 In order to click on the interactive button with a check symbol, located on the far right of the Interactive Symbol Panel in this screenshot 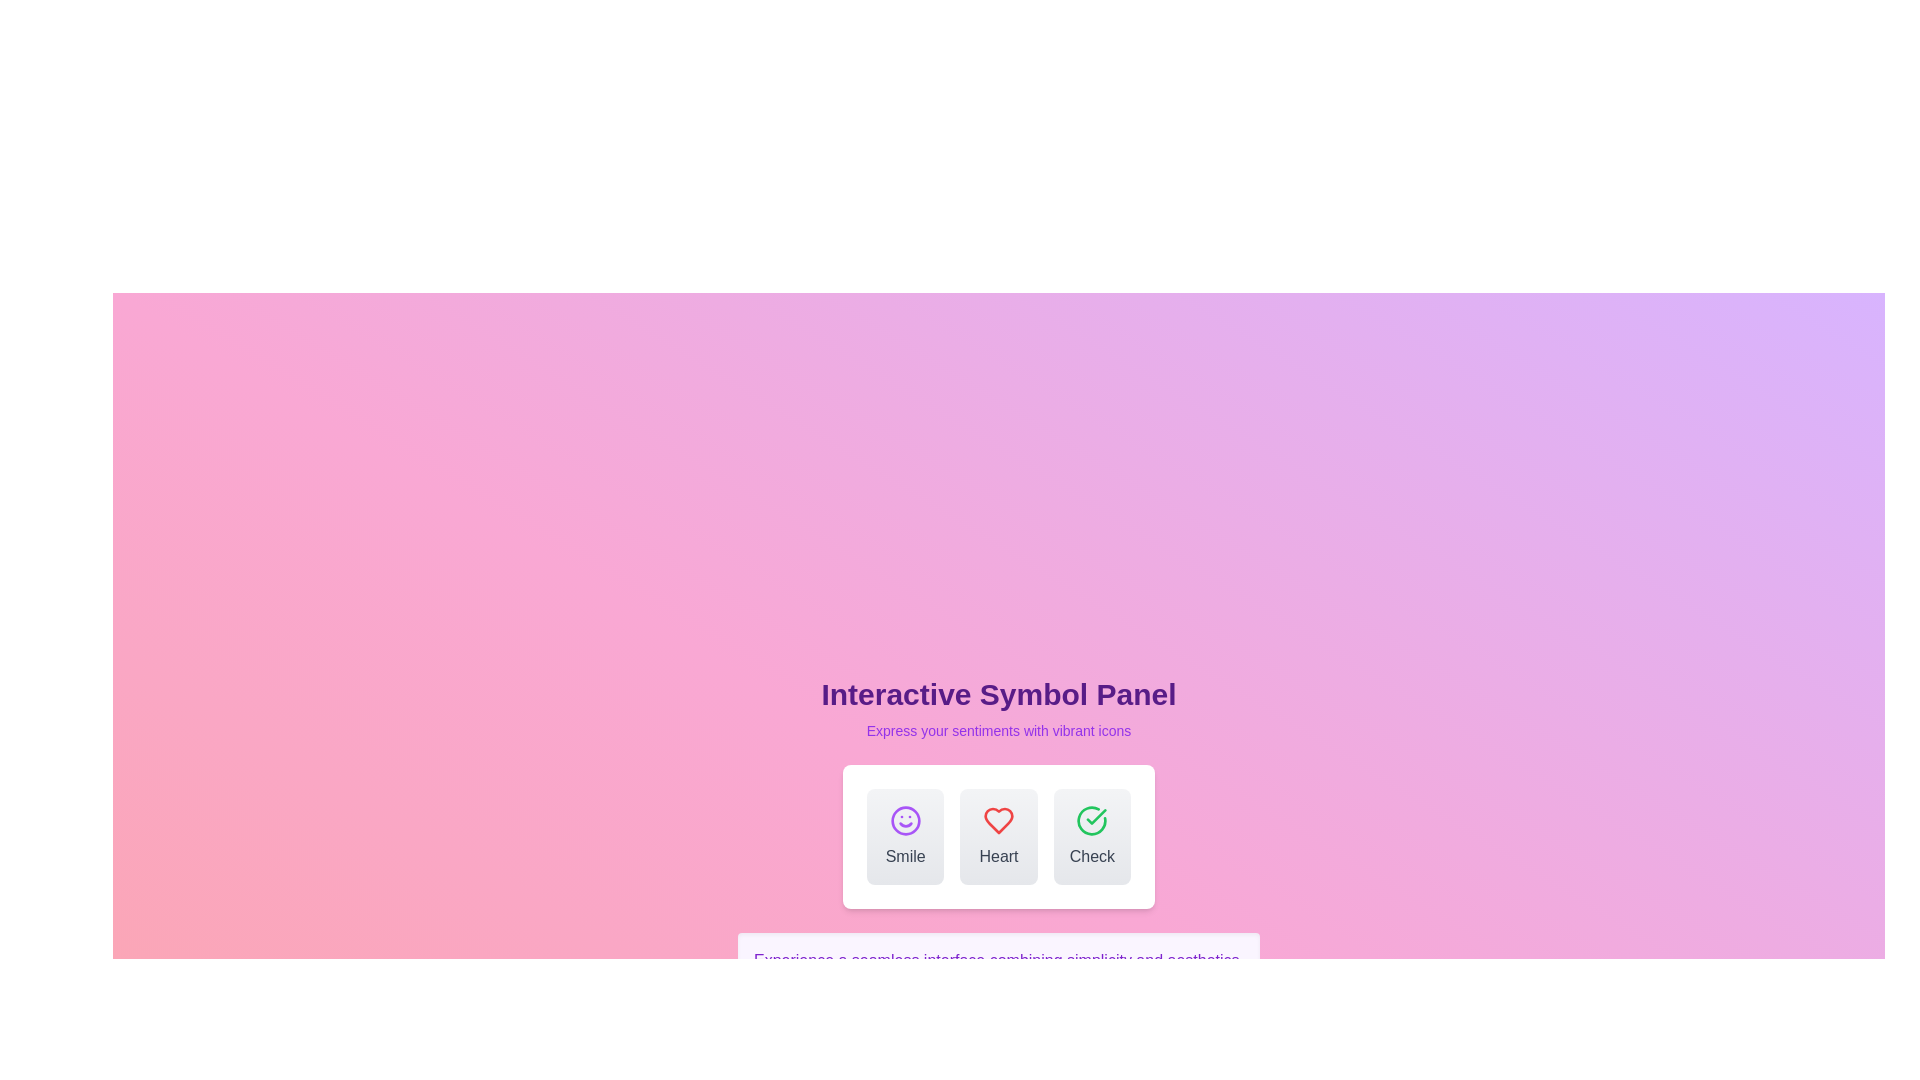, I will do `click(1091, 837)`.